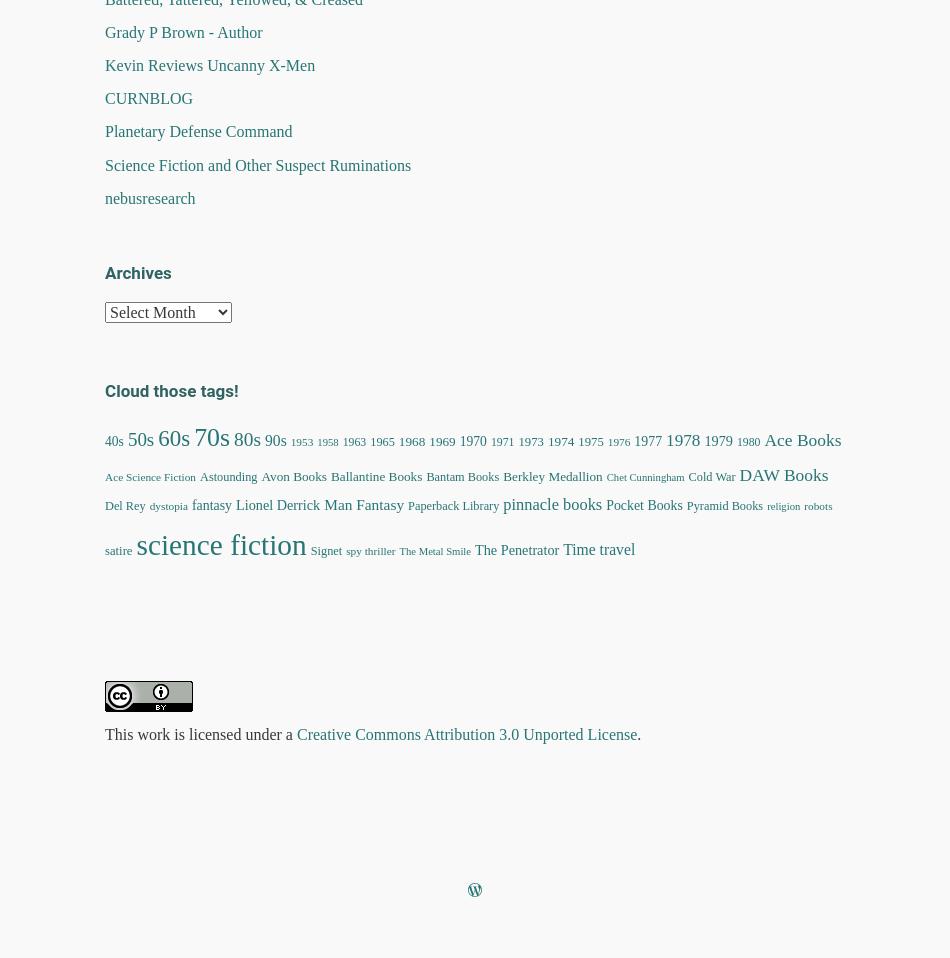 Image resolution: width=950 pixels, height=958 pixels. What do you see at coordinates (198, 131) in the screenshot?
I see `'Planetary Defense Command'` at bounding box center [198, 131].